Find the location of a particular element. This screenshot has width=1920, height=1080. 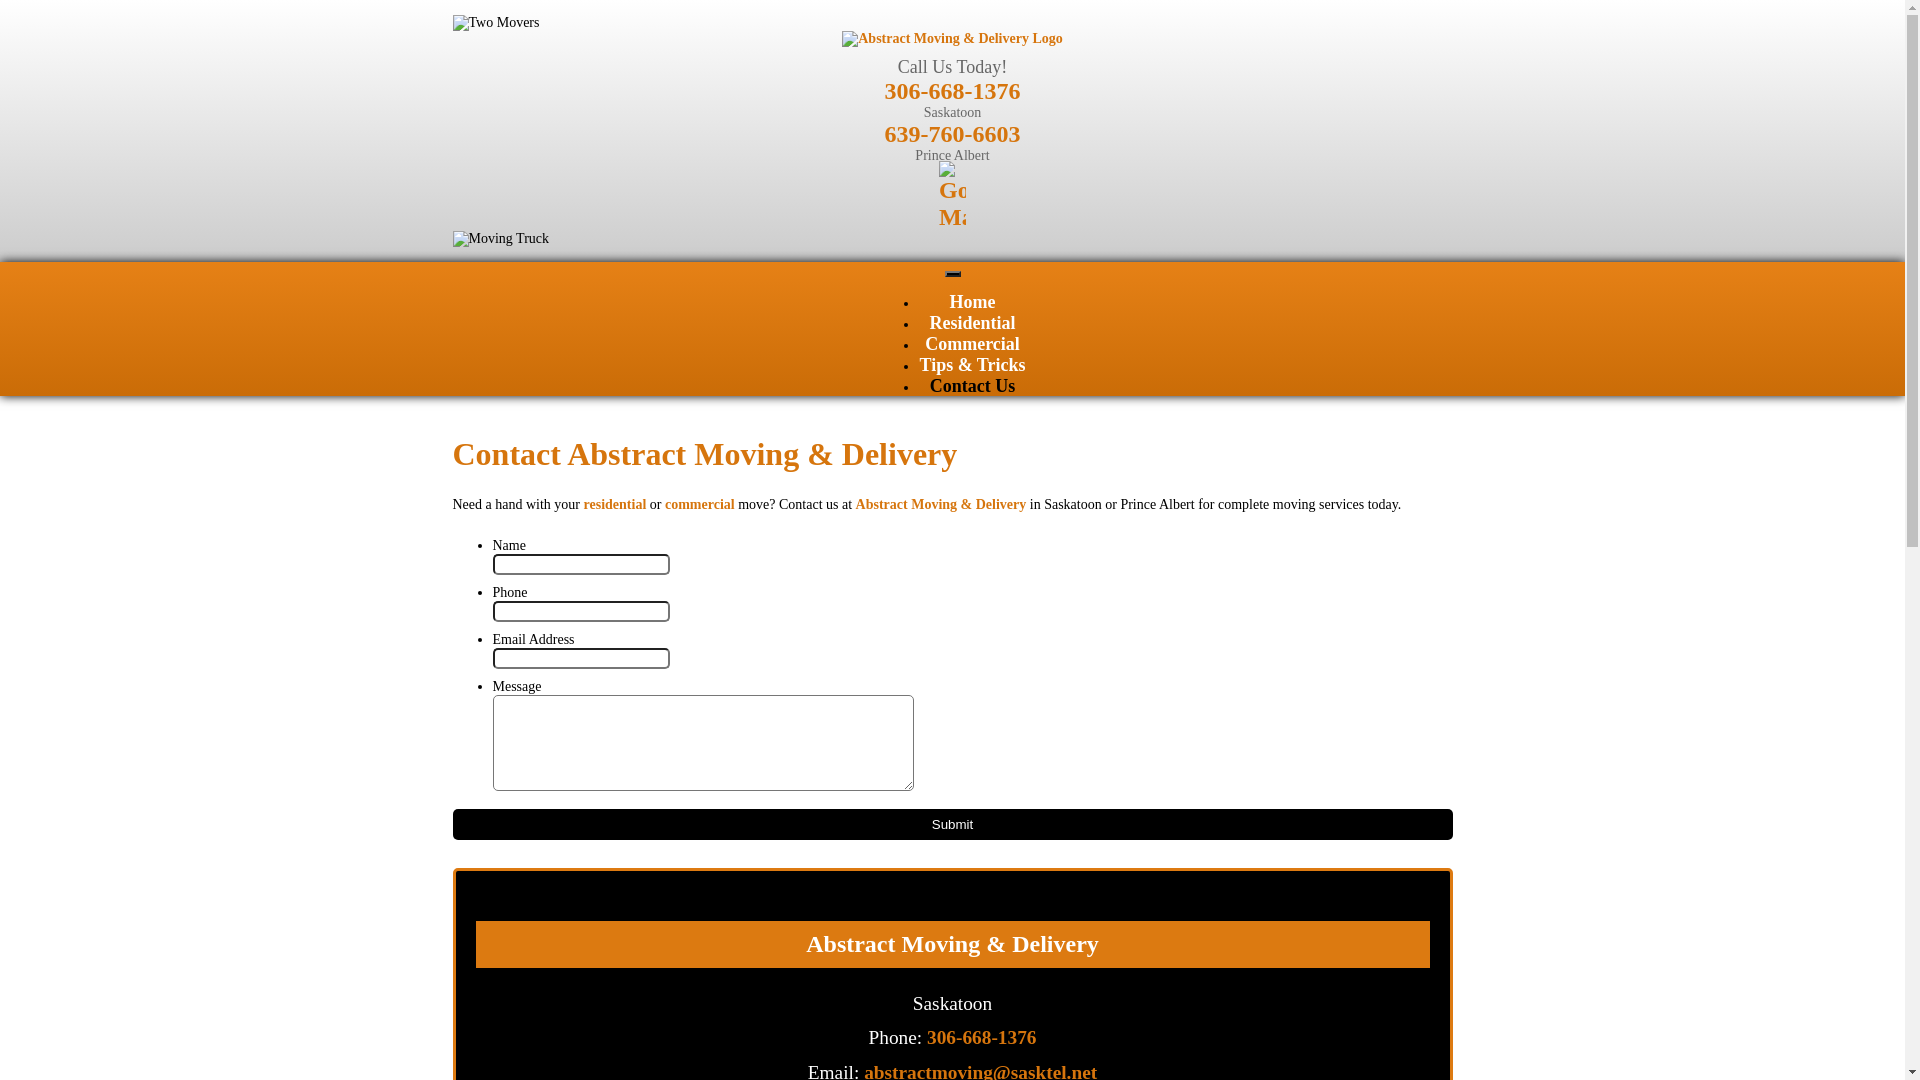

'Submit' is located at coordinates (450, 823).